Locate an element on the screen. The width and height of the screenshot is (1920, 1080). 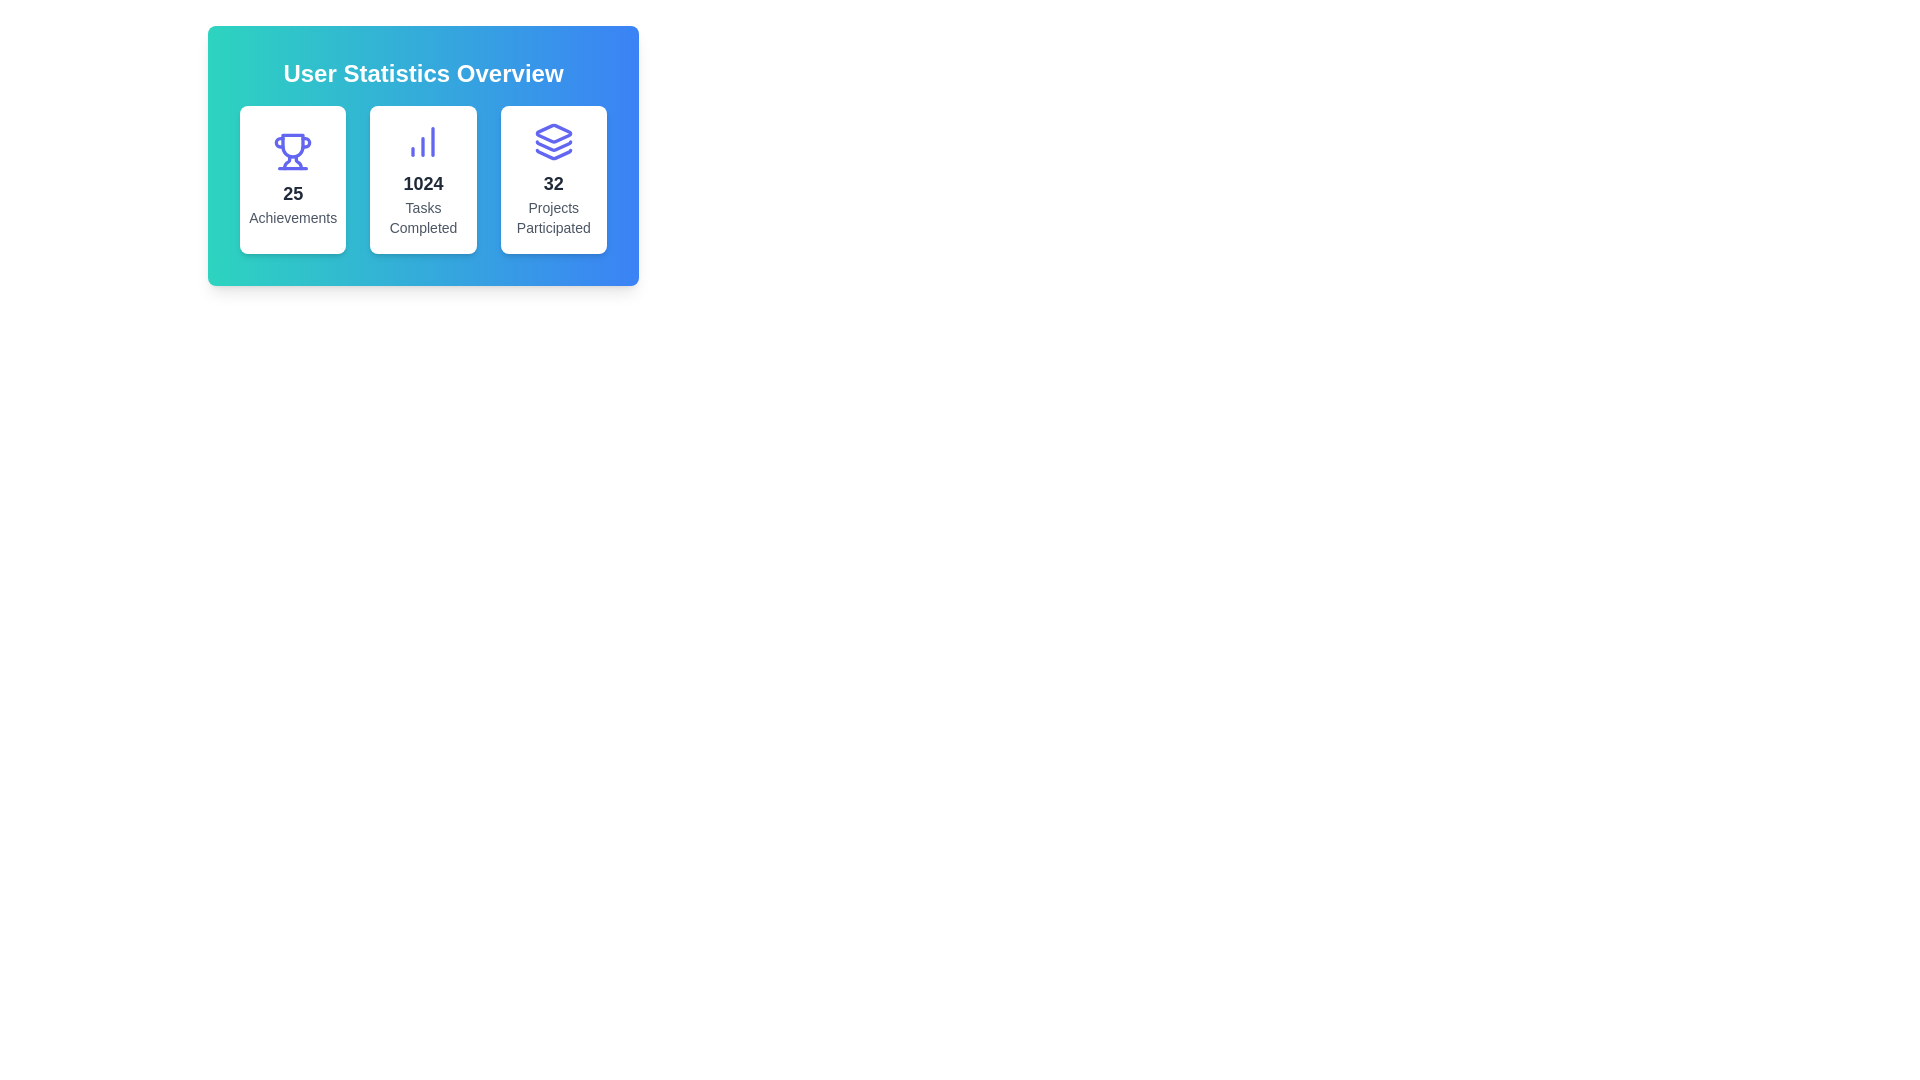
the bar chart icon located in the second card under the 'User Statistics Overview' heading is located at coordinates (422, 141).